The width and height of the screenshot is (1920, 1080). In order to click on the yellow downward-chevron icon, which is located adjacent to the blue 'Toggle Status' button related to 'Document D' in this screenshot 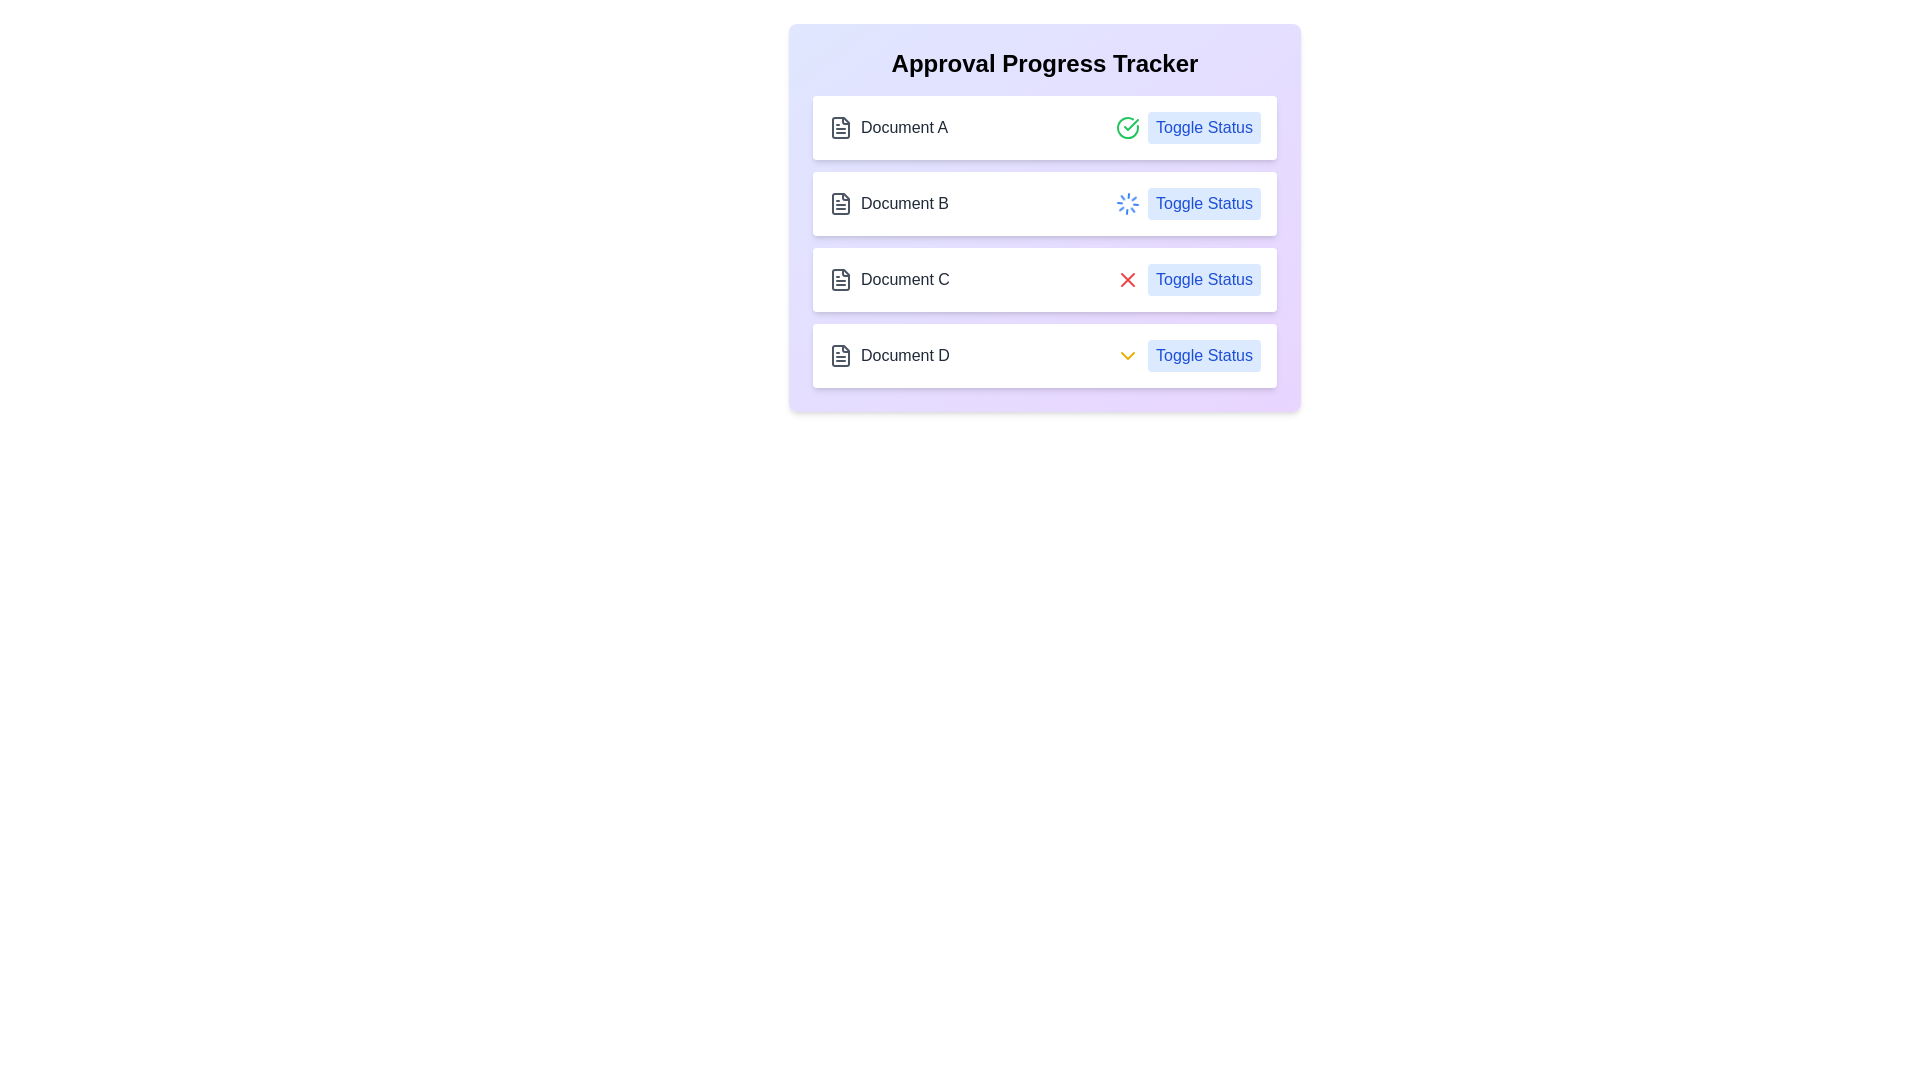, I will do `click(1128, 354)`.